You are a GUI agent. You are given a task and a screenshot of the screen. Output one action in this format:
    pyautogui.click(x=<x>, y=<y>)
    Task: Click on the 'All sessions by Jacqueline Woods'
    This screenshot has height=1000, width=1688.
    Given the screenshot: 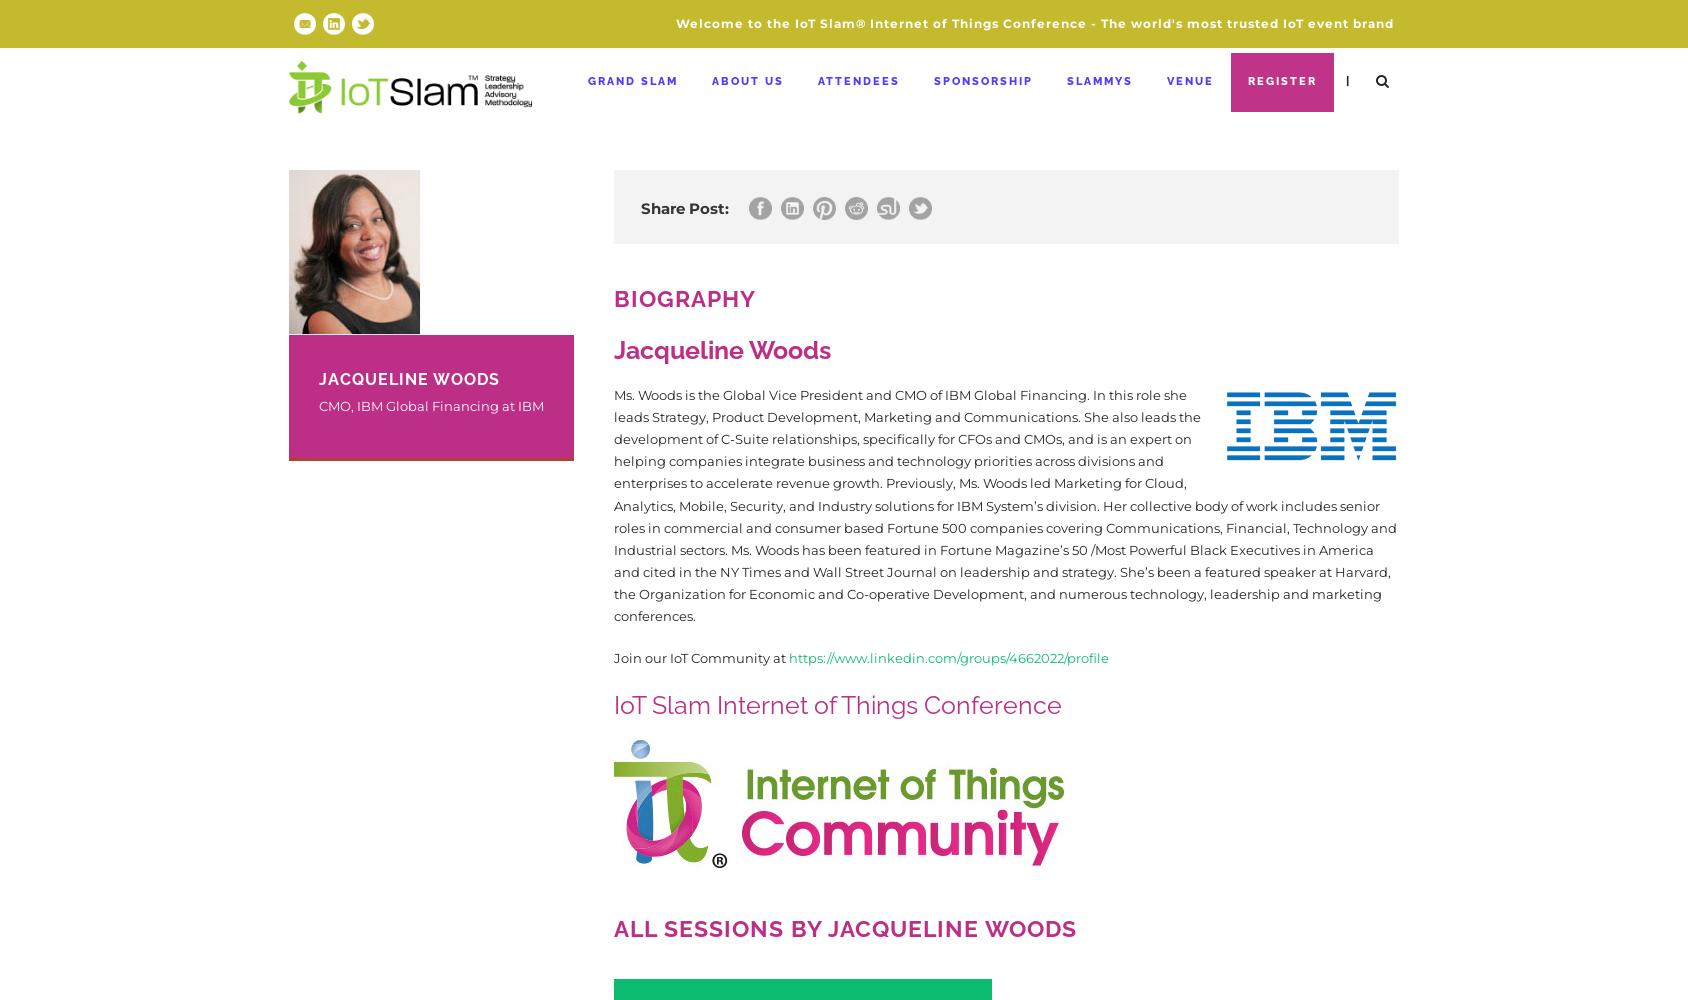 What is the action you would take?
    pyautogui.click(x=844, y=927)
    